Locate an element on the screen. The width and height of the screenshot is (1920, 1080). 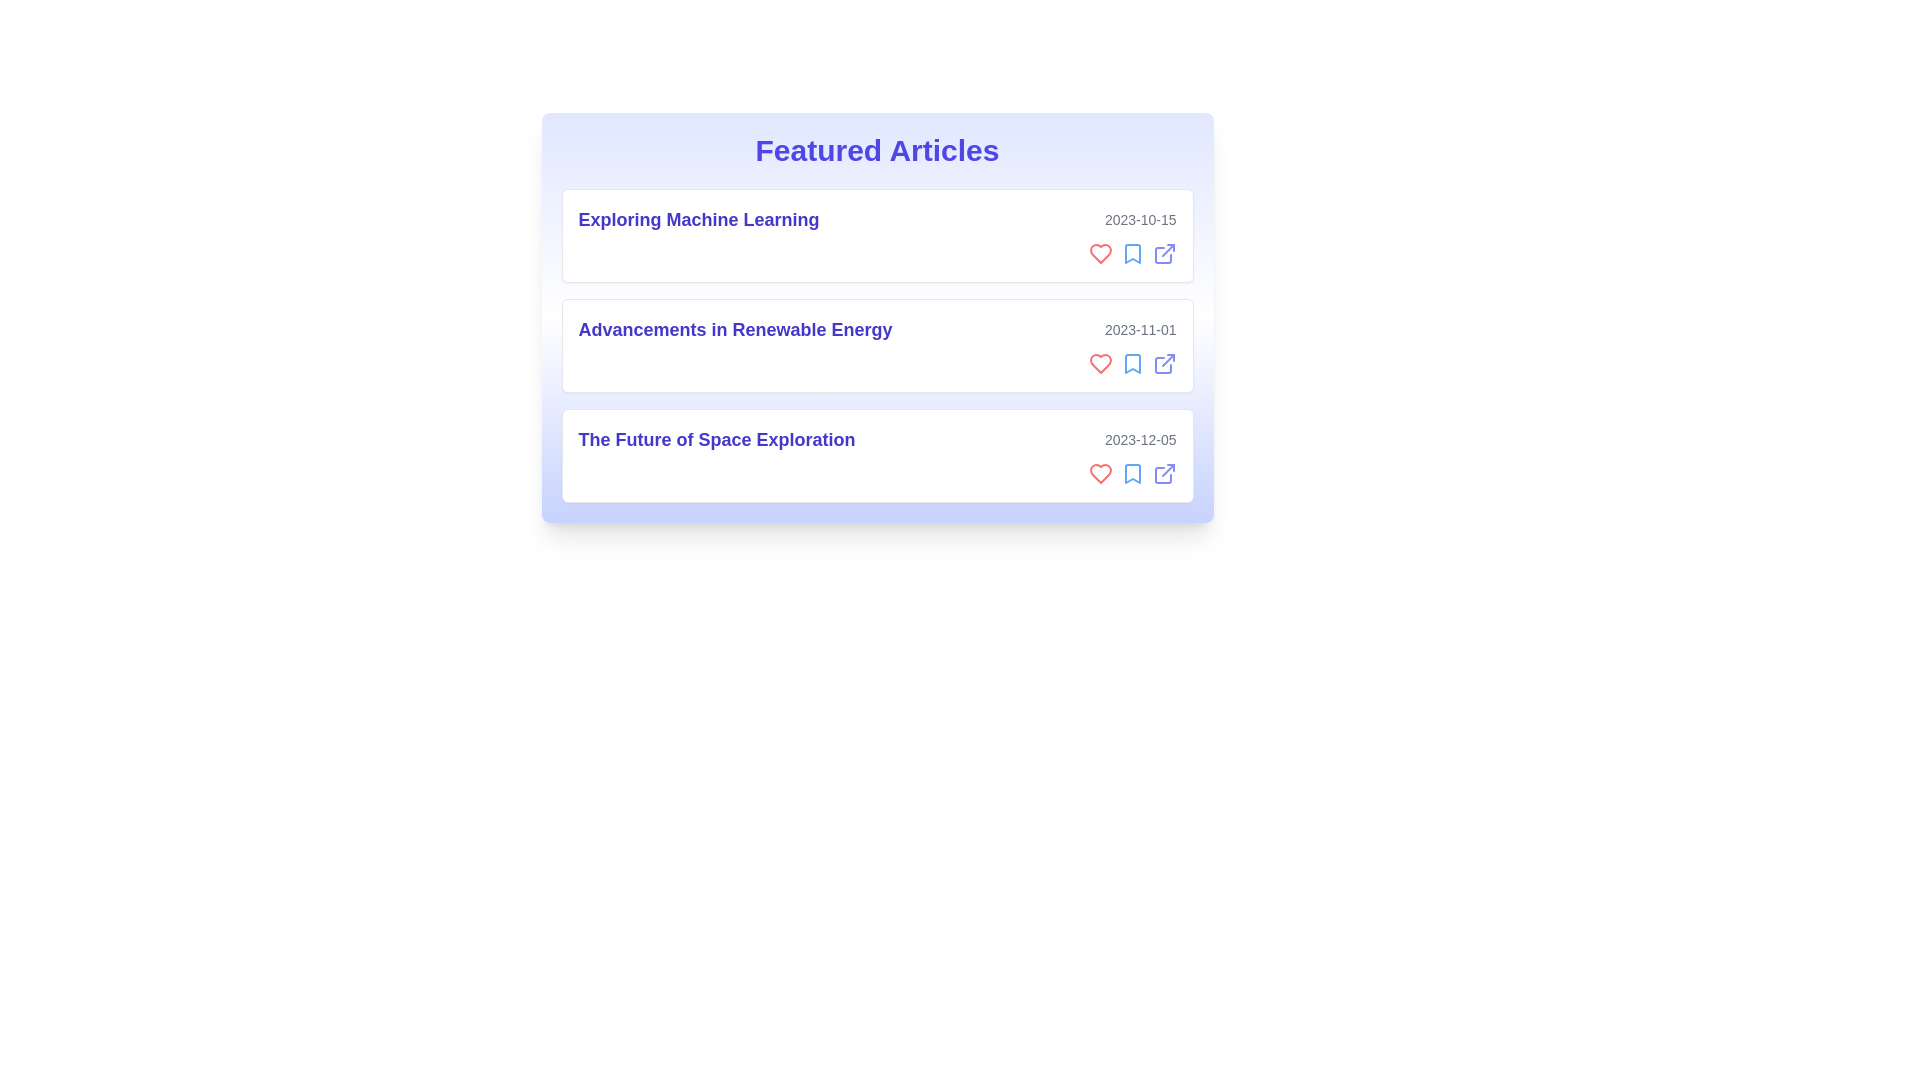
bookmark icon for the article titled 'The Future of Space Exploration' is located at coordinates (1132, 474).